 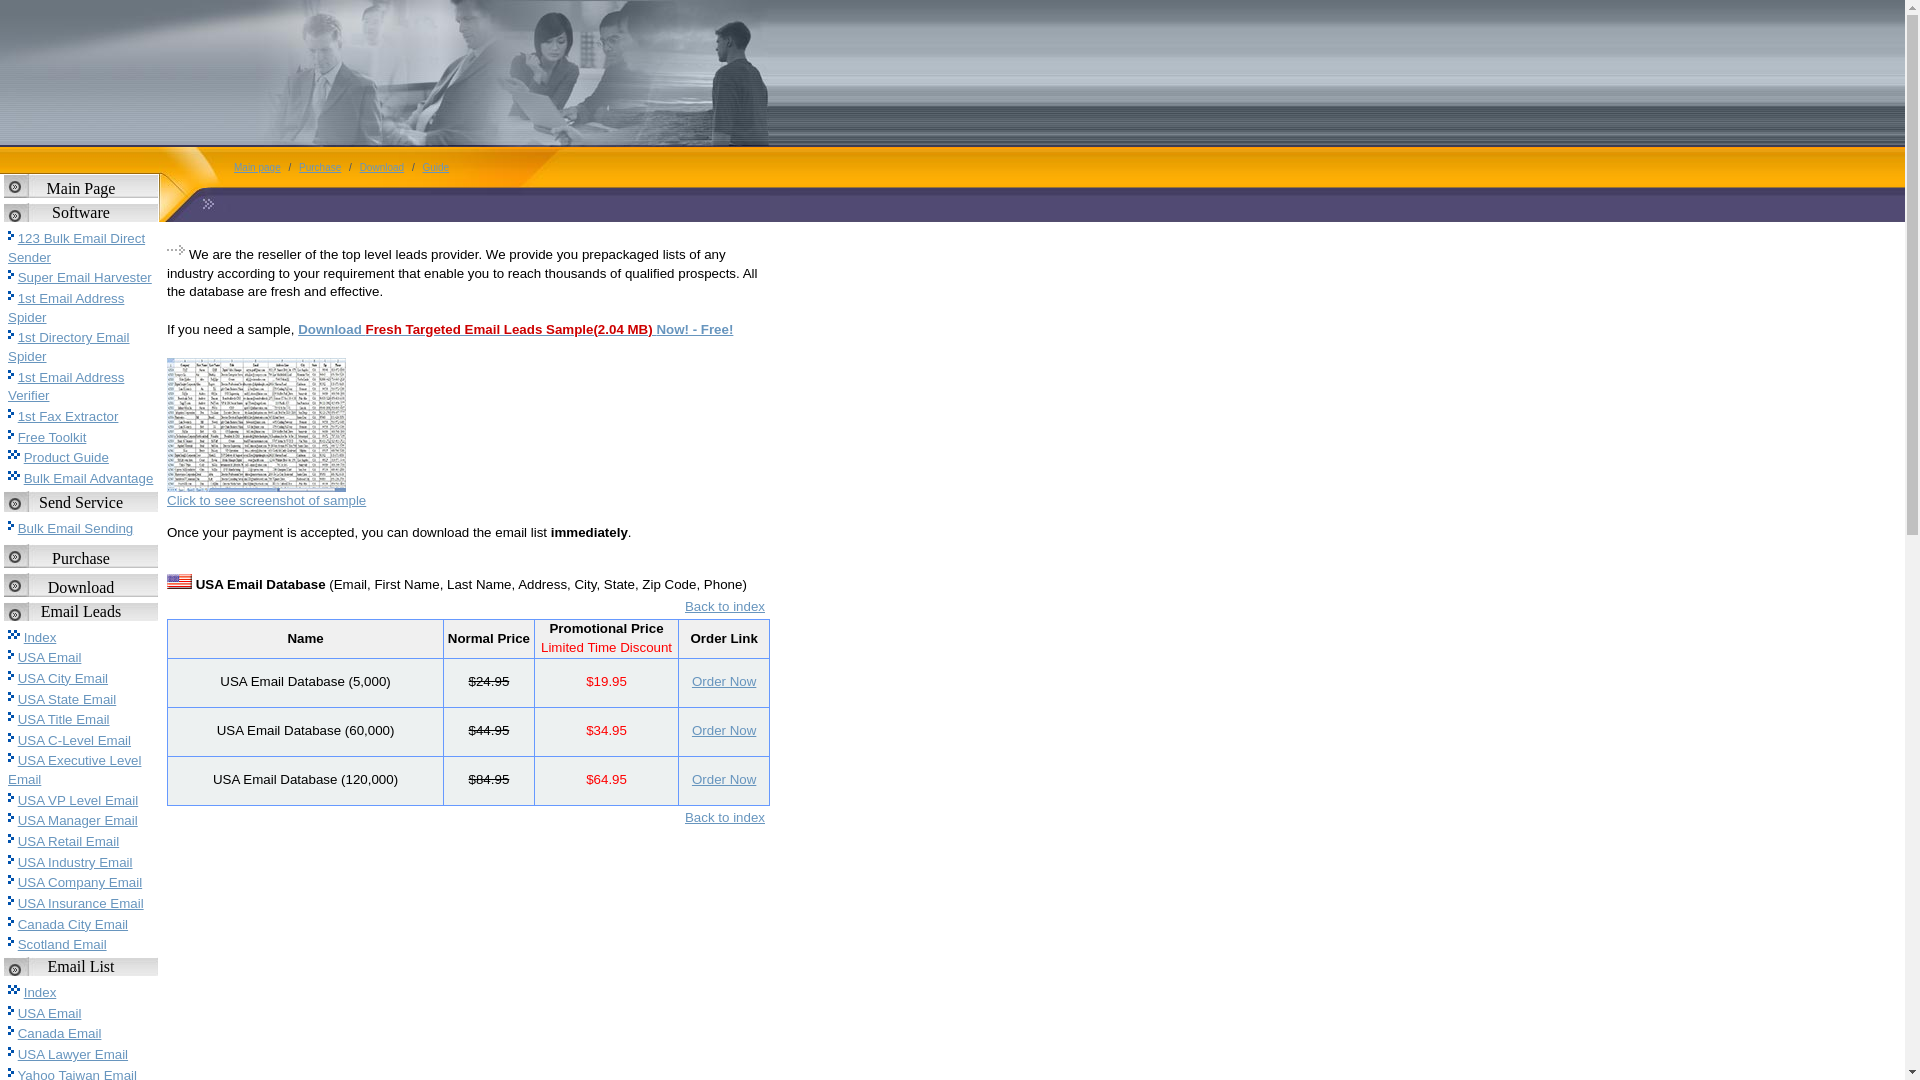 I want to click on 'Download', so click(x=355, y=166).